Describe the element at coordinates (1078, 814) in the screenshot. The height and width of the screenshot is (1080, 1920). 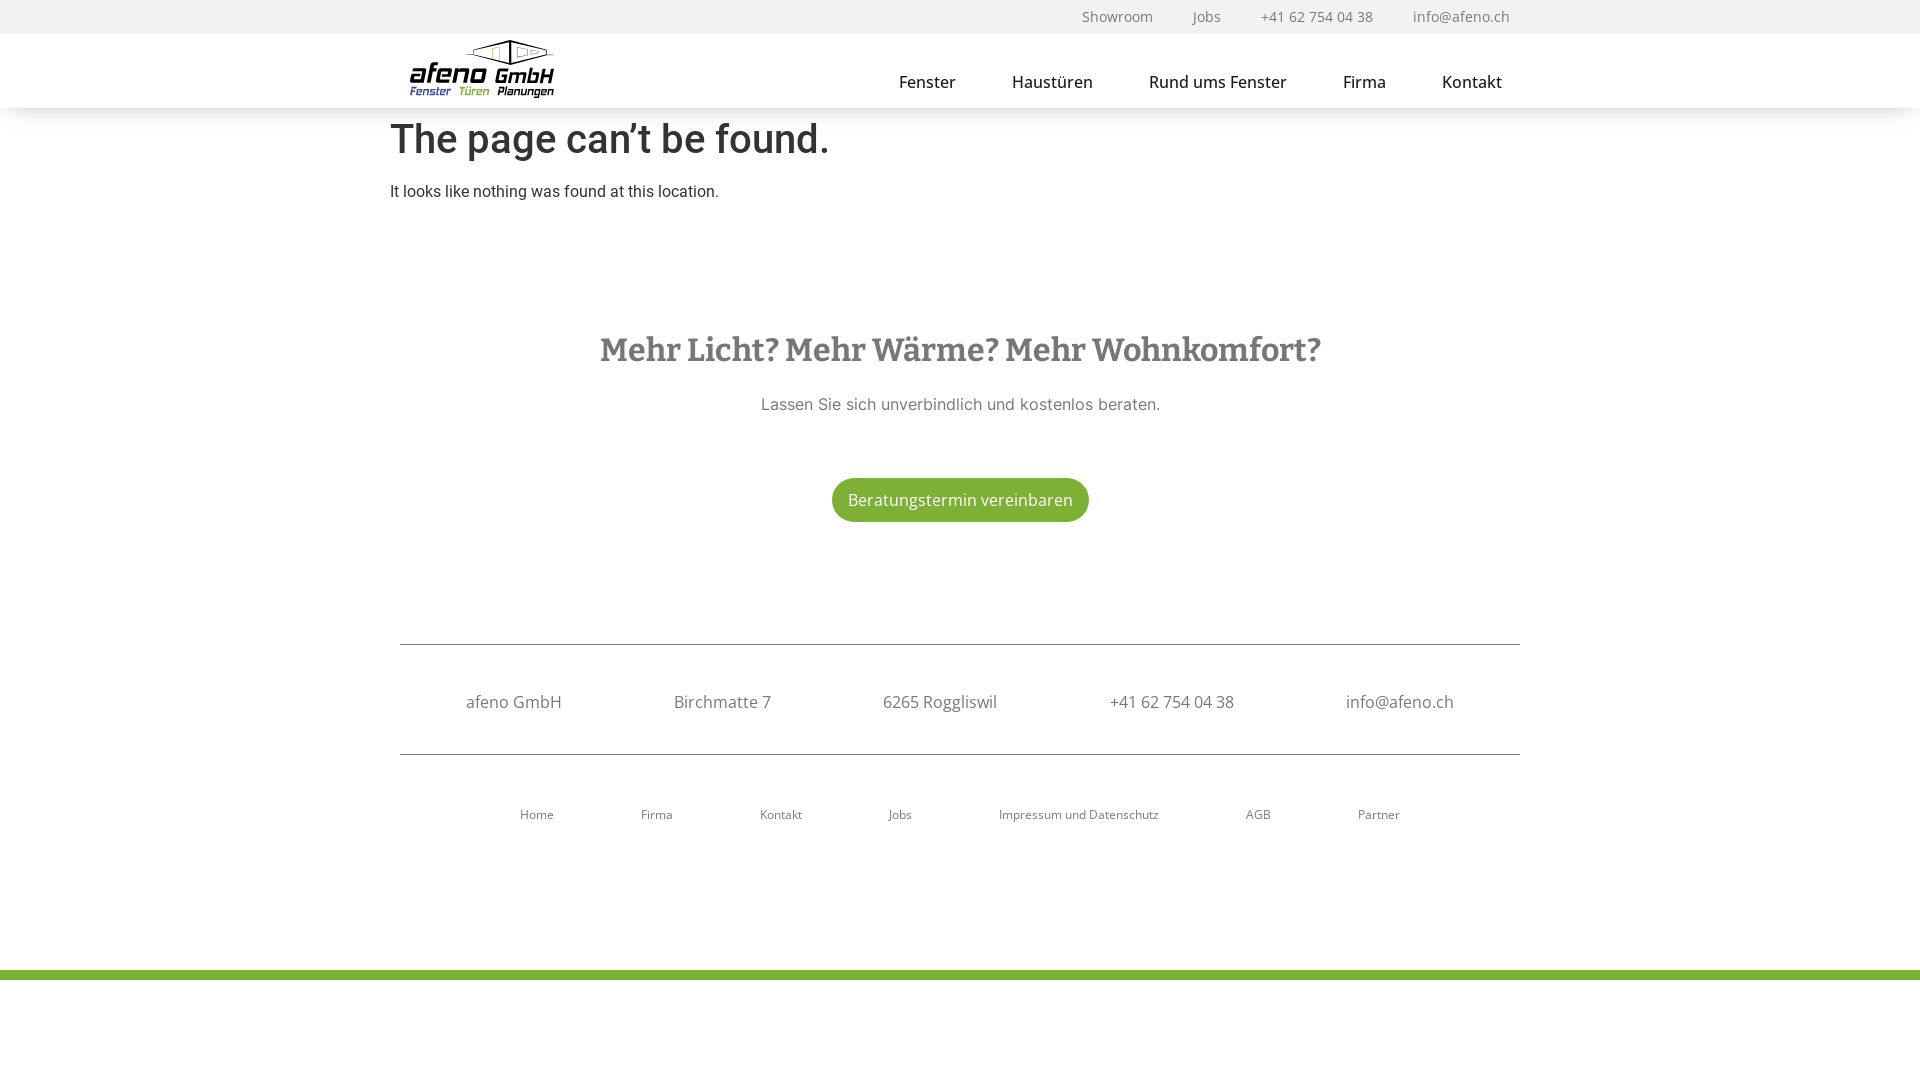
I see `'Impressum und Datenschutz'` at that location.